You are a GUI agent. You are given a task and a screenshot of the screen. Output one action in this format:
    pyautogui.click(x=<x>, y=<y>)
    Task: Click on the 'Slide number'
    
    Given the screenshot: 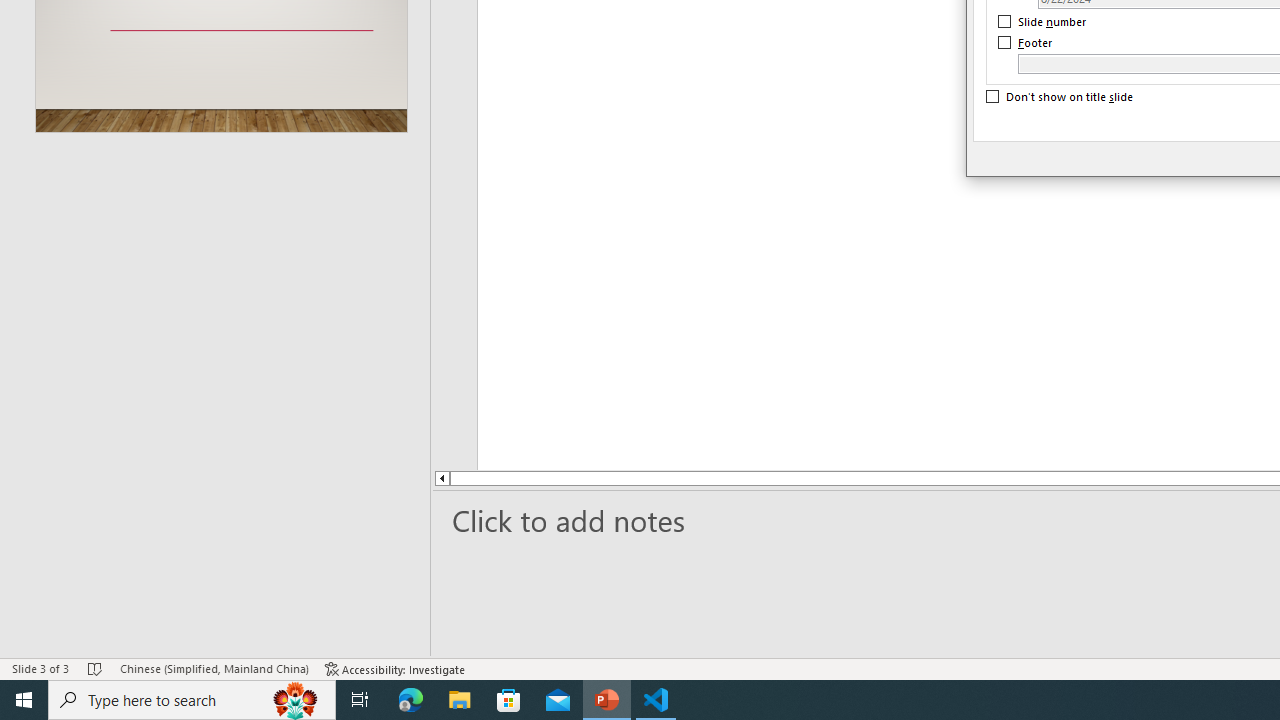 What is the action you would take?
    pyautogui.click(x=1042, y=21)
    